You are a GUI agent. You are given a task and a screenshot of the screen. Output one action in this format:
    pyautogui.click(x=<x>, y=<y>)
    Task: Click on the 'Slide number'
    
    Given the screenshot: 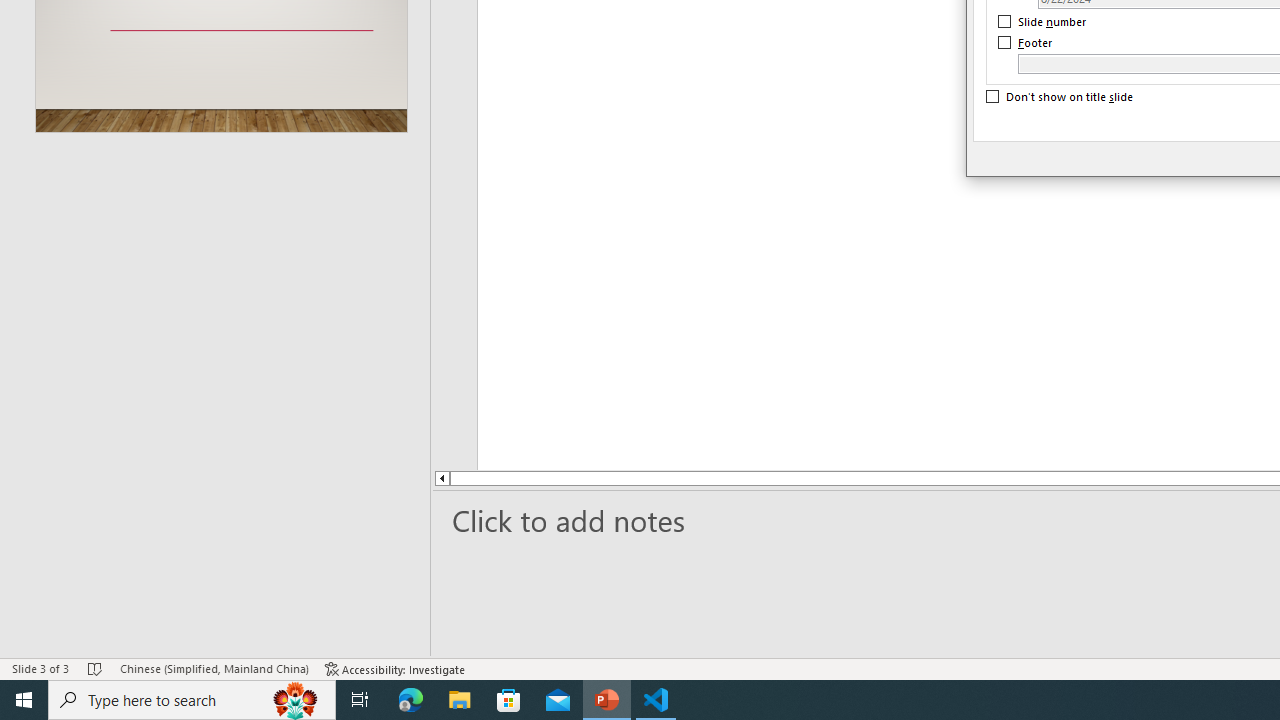 What is the action you would take?
    pyautogui.click(x=1042, y=21)
    